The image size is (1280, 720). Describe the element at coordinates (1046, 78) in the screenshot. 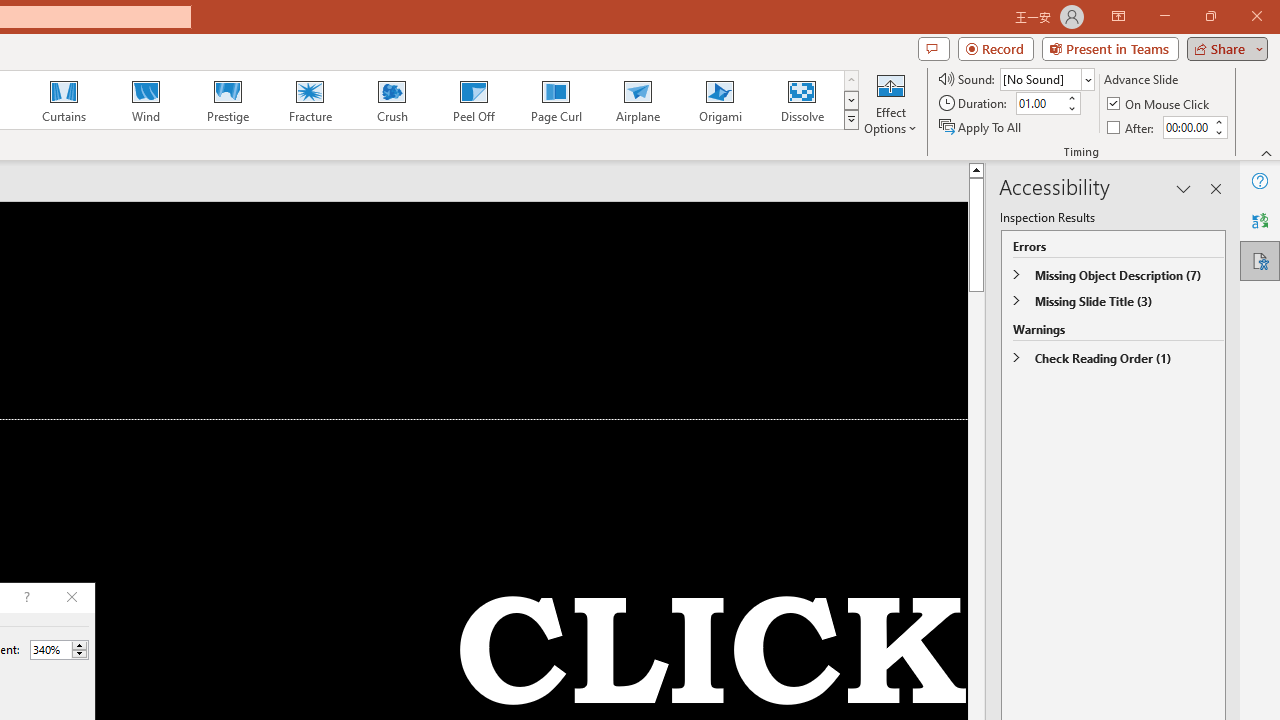

I see `'Sound'` at that location.